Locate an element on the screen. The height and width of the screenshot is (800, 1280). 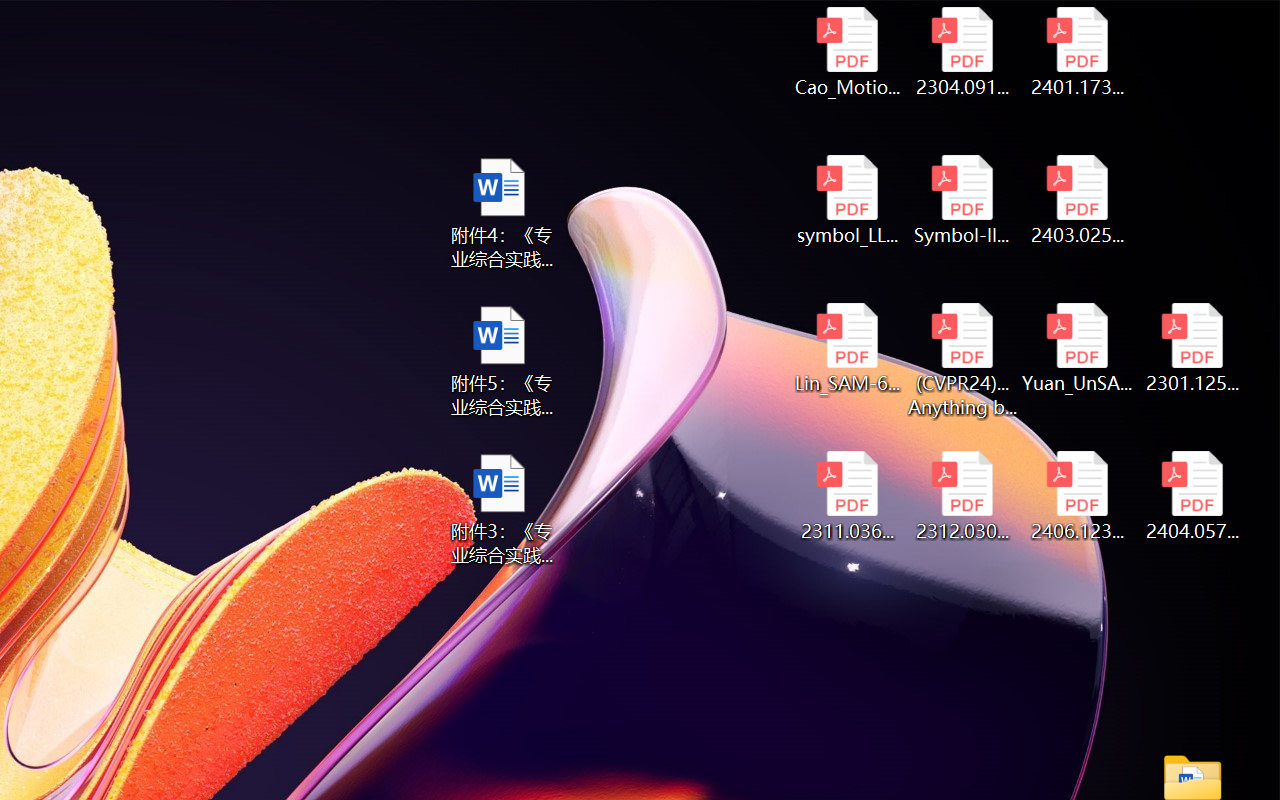
'2304.09121v3.pdf' is located at coordinates (962, 51).